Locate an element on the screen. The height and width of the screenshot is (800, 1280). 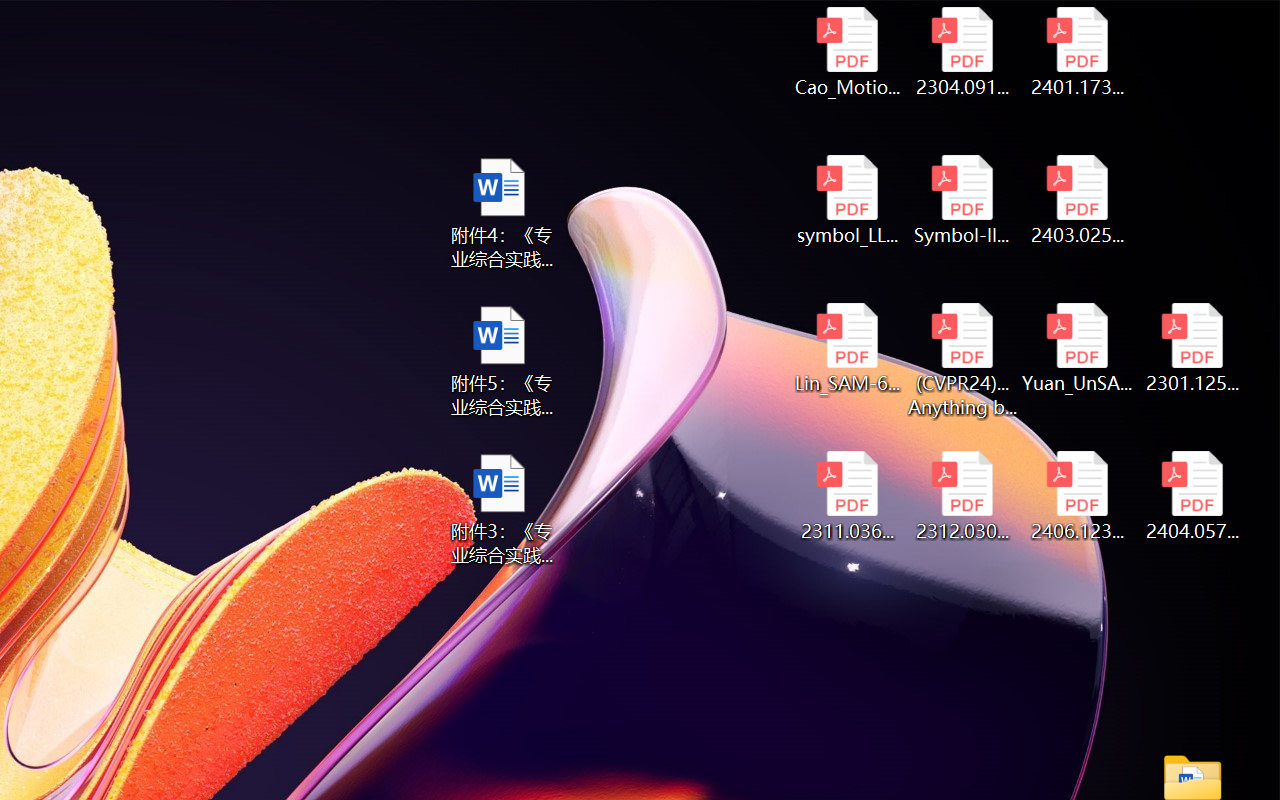
'2304.09121v3.pdf' is located at coordinates (962, 51).